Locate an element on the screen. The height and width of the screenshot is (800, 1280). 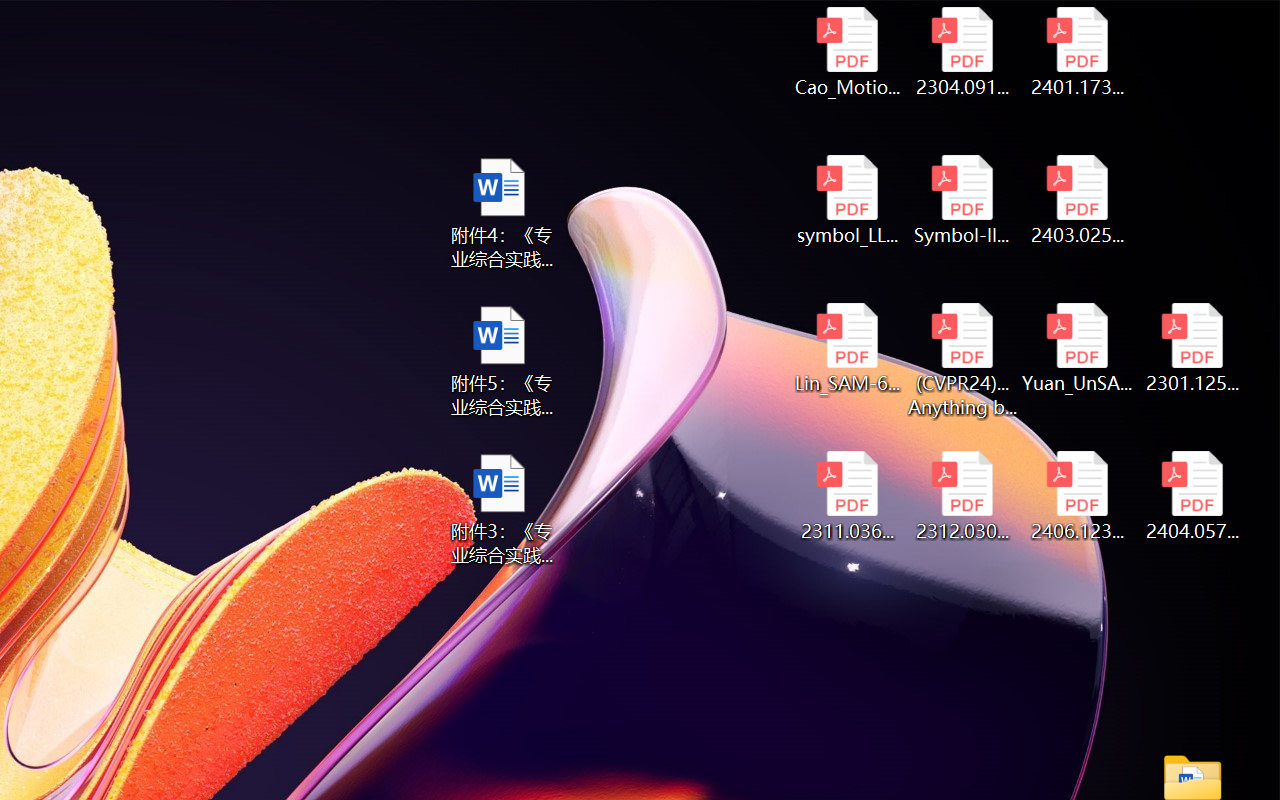
'2304.09121v3.pdf' is located at coordinates (962, 51).